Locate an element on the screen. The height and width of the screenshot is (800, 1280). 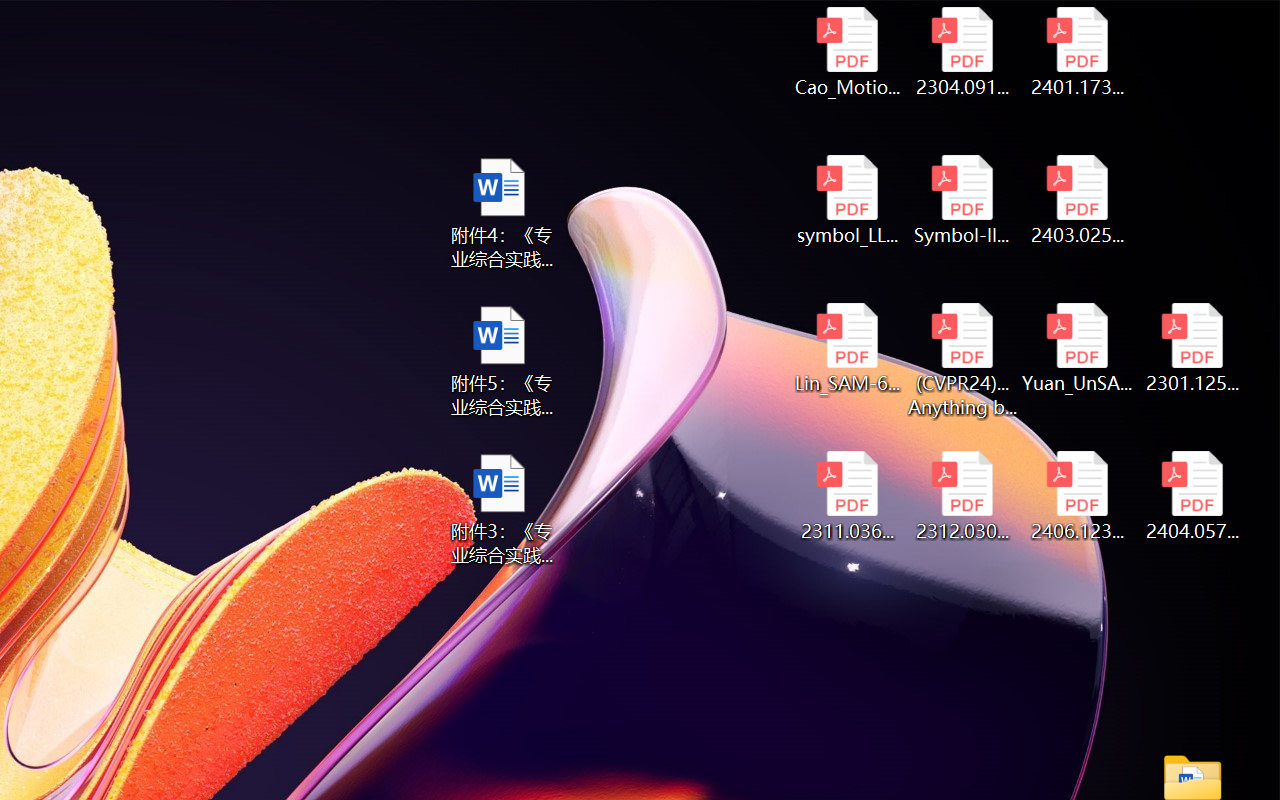
'2304.09121v3.pdf' is located at coordinates (962, 51).